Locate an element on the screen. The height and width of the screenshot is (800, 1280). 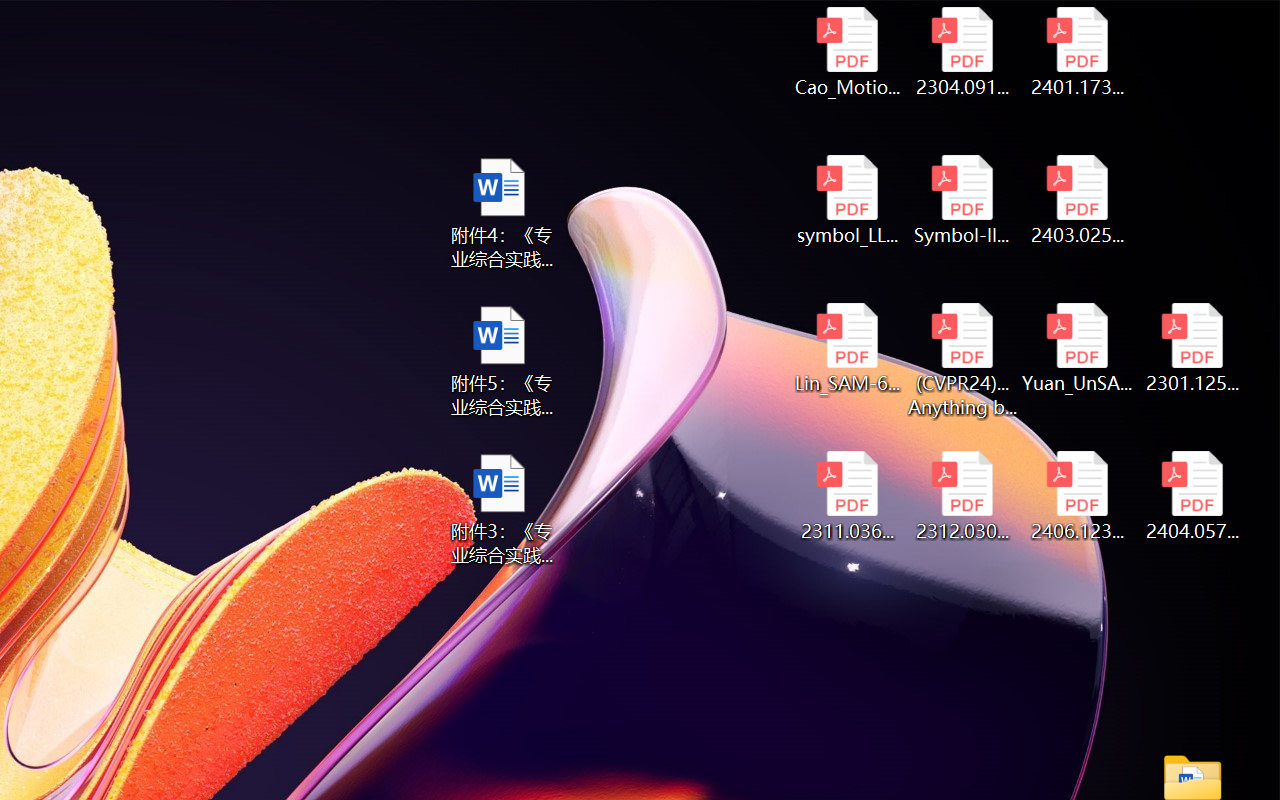
'2304.09121v3.pdf' is located at coordinates (962, 51).